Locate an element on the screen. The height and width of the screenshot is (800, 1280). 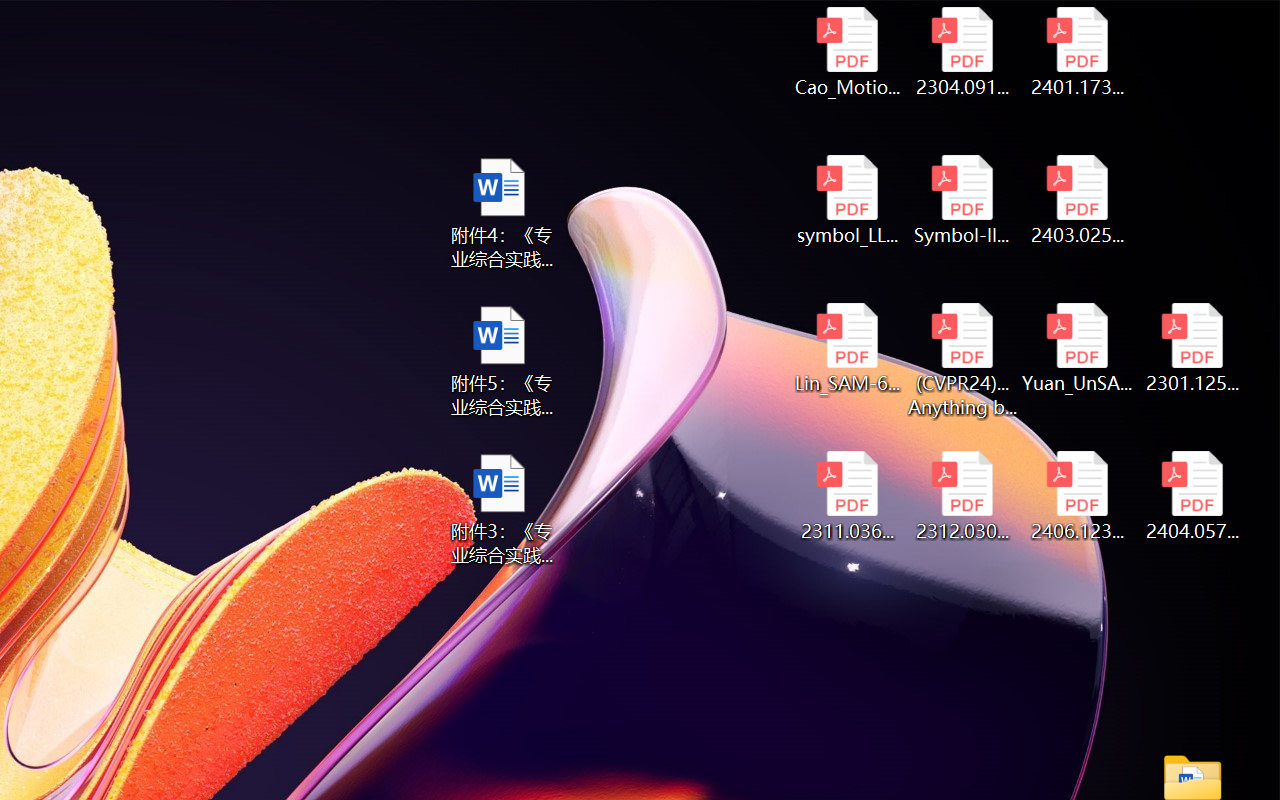
'2304.09121v3.pdf' is located at coordinates (962, 51).